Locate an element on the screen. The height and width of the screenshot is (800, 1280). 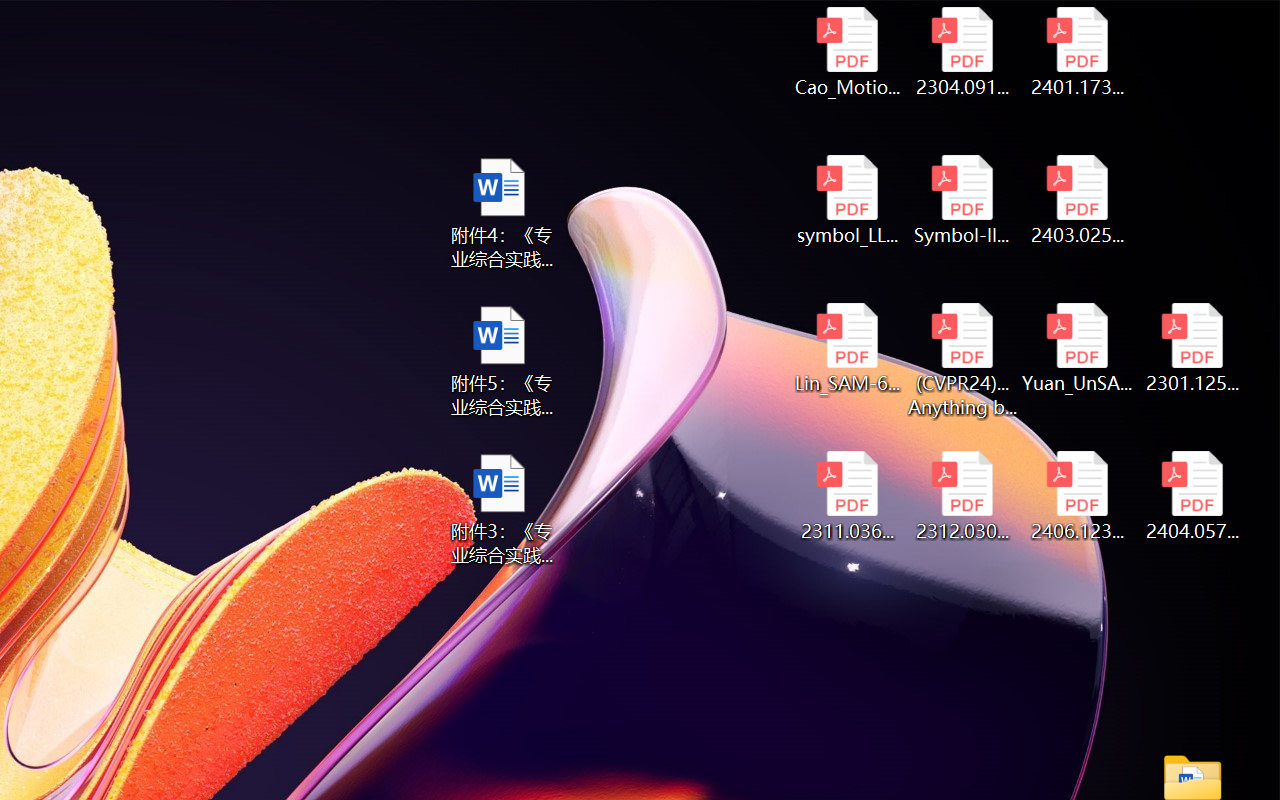
'2304.09121v3.pdf' is located at coordinates (962, 51).